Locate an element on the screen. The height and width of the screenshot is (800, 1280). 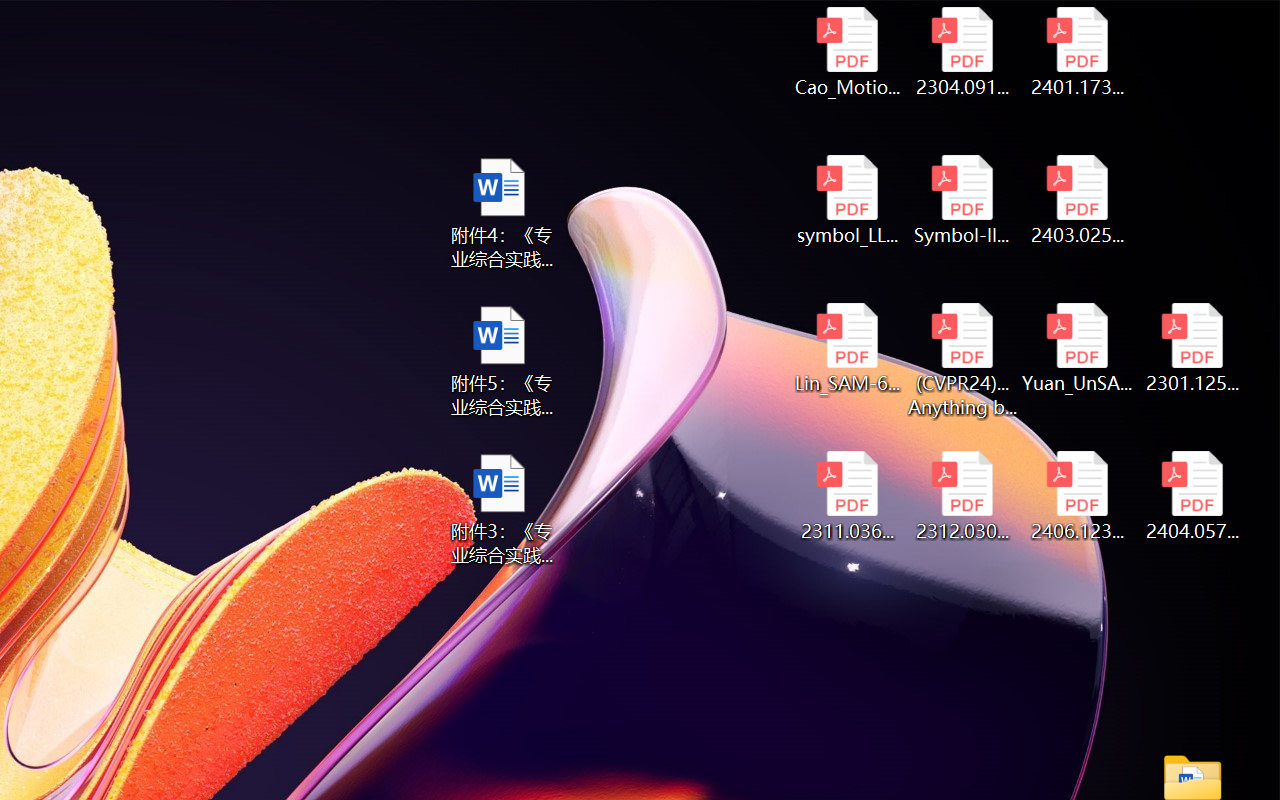
'2304.09121v3.pdf' is located at coordinates (962, 51).